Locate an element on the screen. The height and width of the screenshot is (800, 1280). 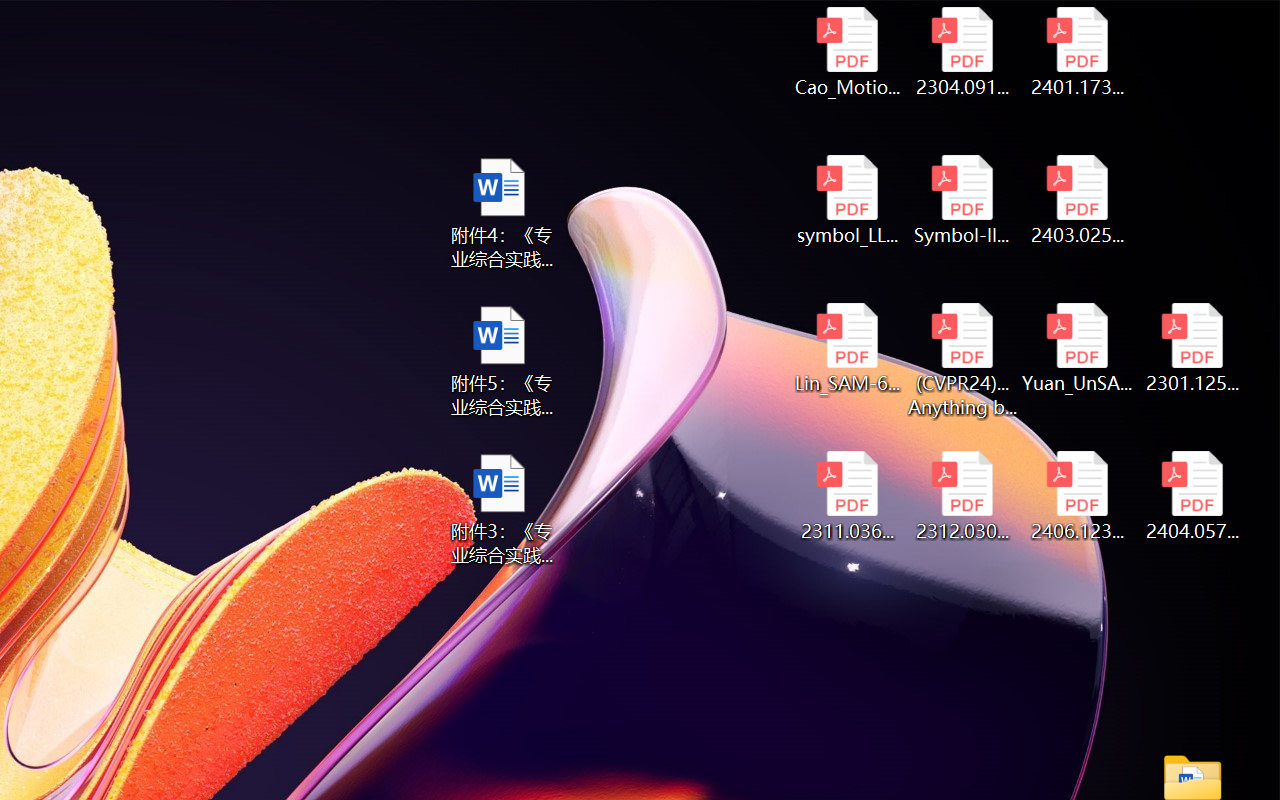
'2304.09121v3.pdf' is located at coordinates (962, 51).